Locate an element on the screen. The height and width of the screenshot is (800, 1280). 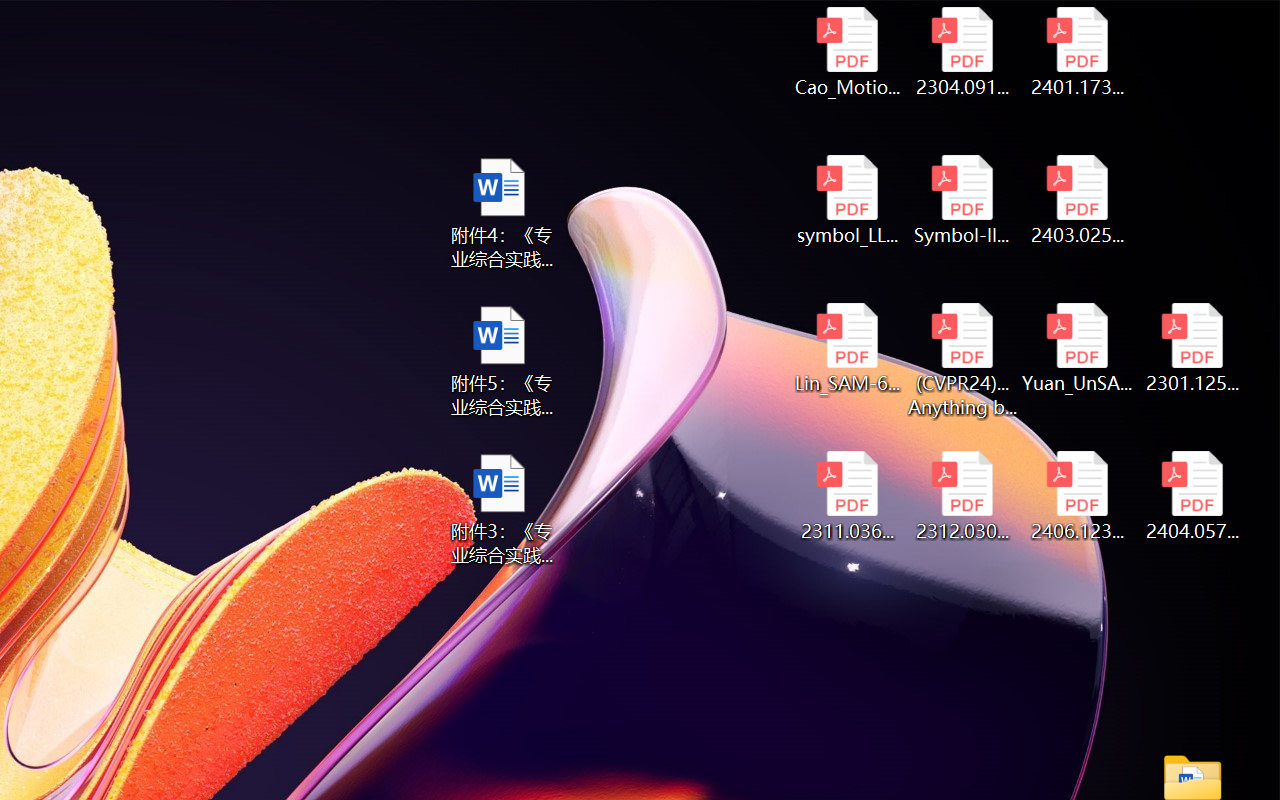
'2304.09121v3.pdf' is located at coordinates (962, 51).